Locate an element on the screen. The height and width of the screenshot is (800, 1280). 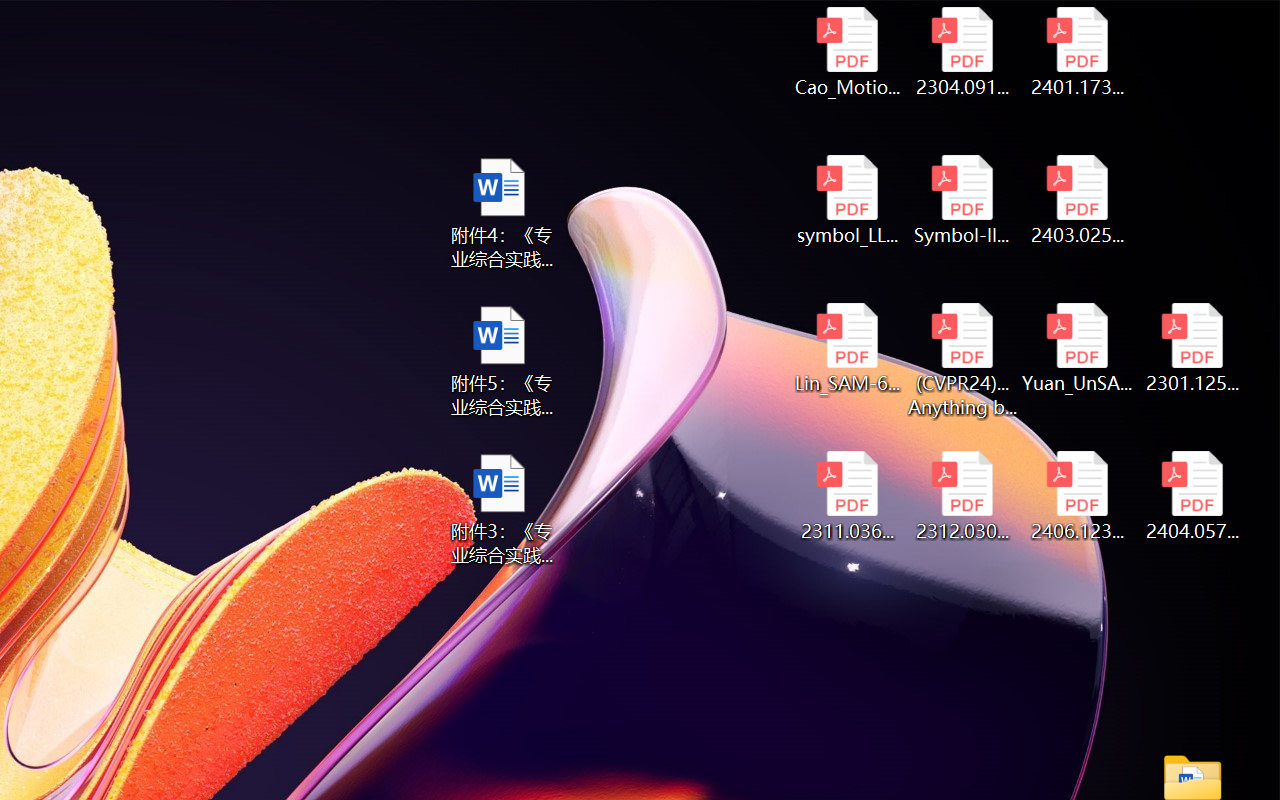
'2304.09121v3.pdf' is located at coordinates (962, 51).